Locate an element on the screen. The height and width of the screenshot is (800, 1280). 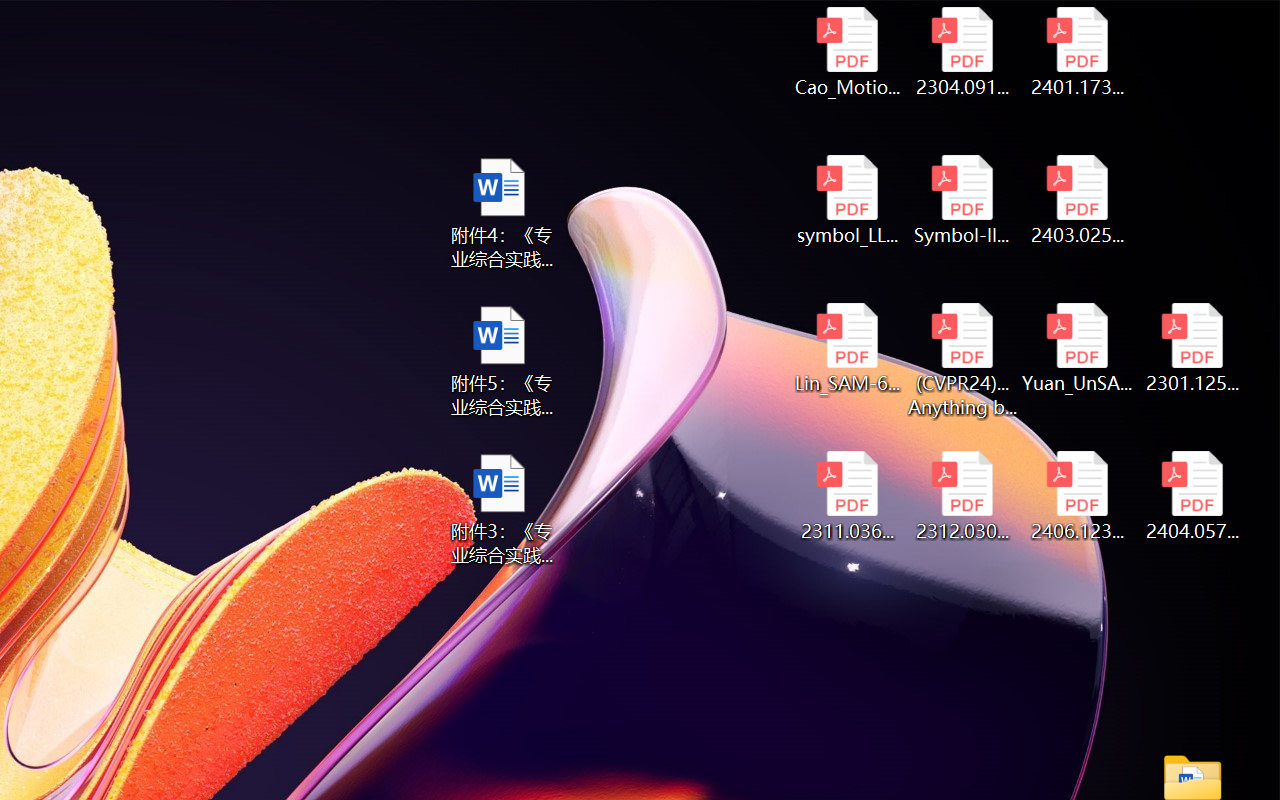
'2304.09121v3.pdf' is located at coordinates (962, 51).